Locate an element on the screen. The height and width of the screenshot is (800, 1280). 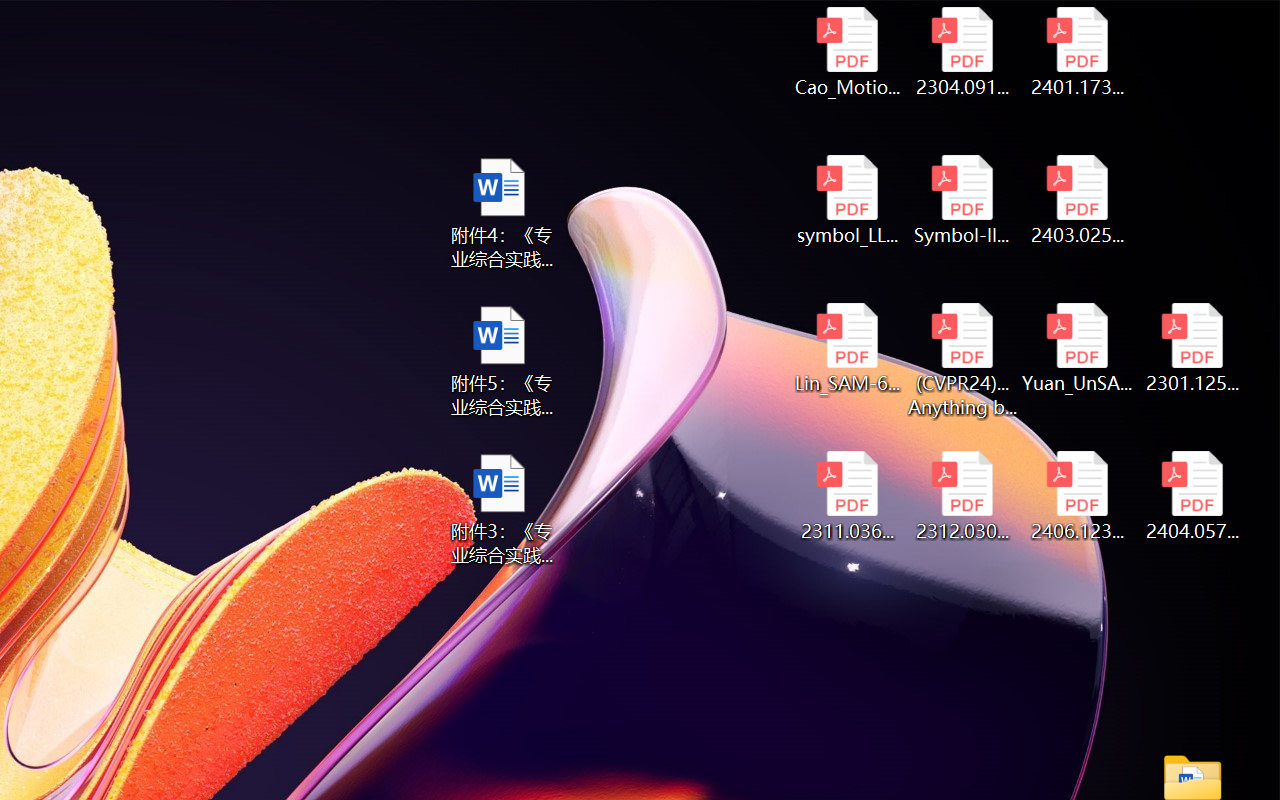
'2304.09121v3.pdf' is located at coordinates (962, 51).